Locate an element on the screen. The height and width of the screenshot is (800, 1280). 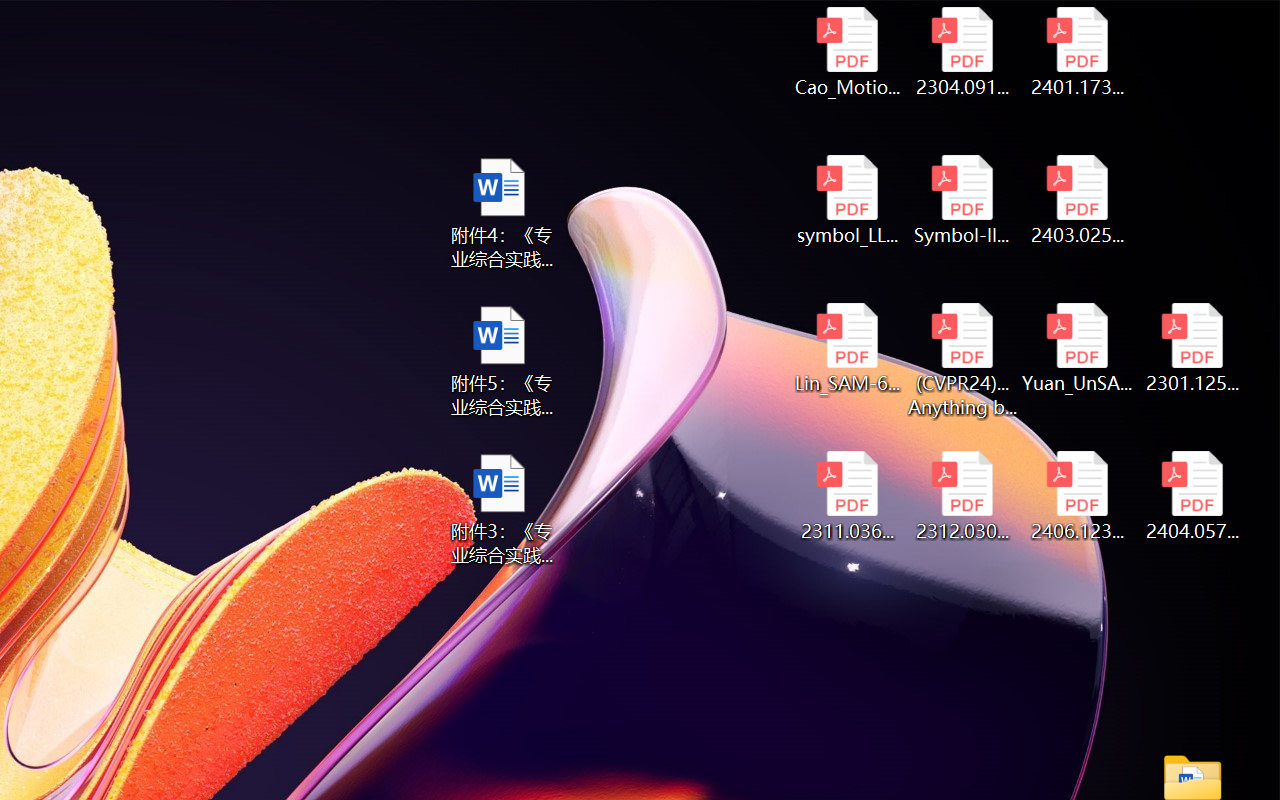
'2304.09121v3.pdf' is located at coordinates (962, 51).